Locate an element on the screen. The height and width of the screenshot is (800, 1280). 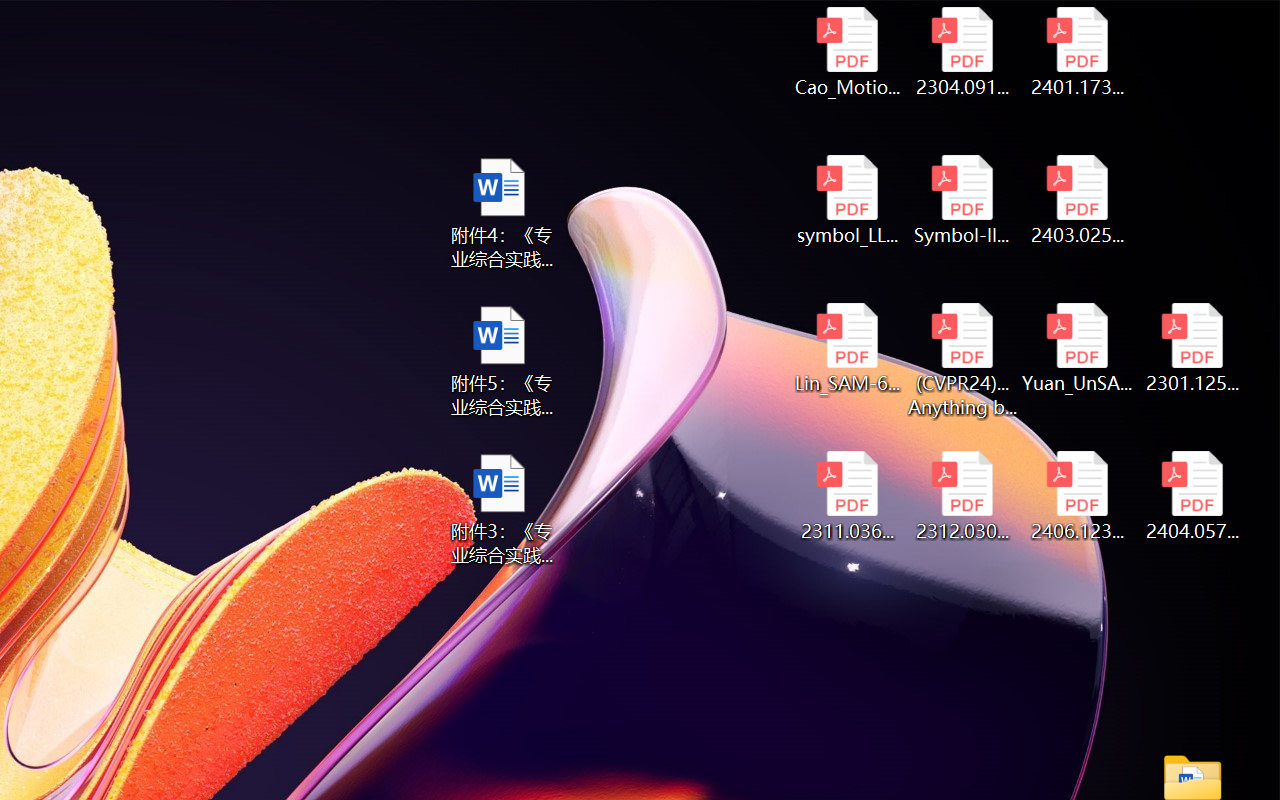
'2304.09121v3.pdf' is located at coordinates (962, 51).